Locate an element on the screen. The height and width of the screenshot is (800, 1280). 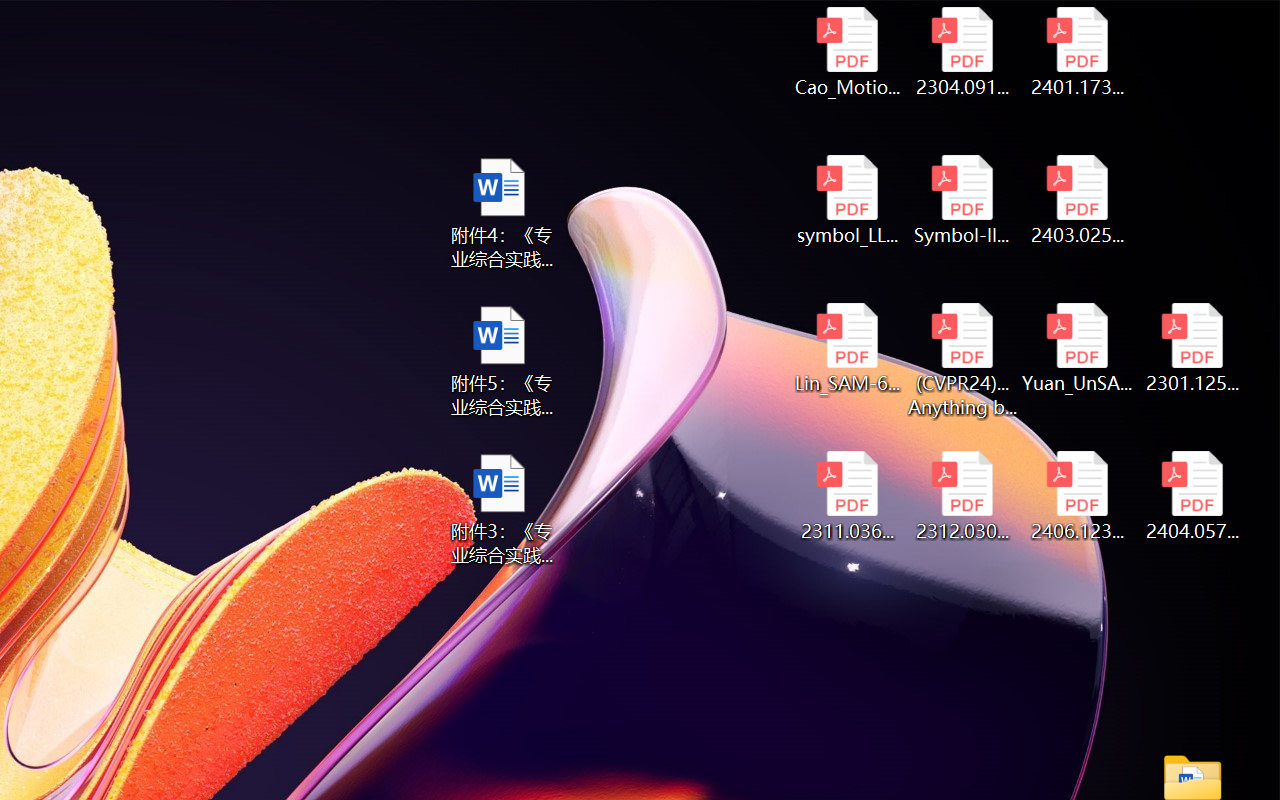
'2304.09121v3.pdf' is located at coordinates (962, 51).